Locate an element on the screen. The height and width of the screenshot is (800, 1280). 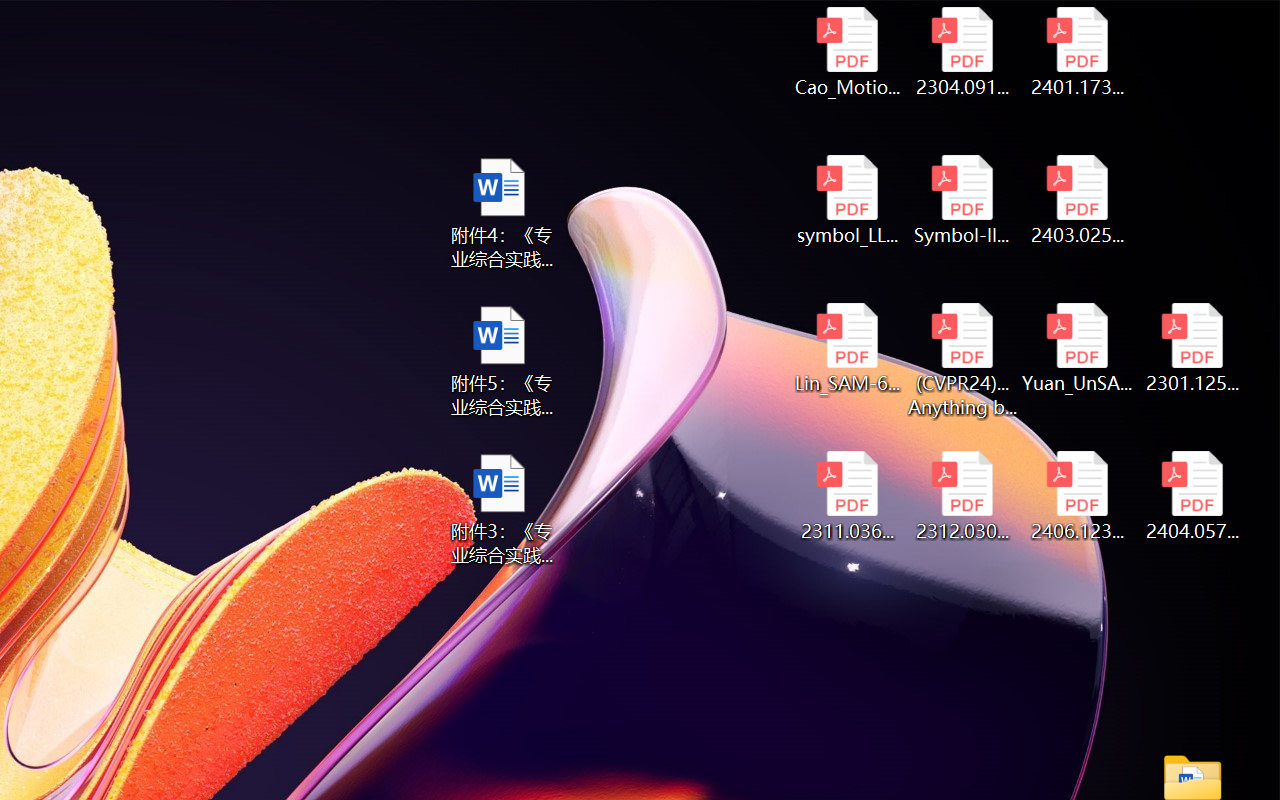
'2304.09121v3.pdf' is located at coordinates (962, 51).